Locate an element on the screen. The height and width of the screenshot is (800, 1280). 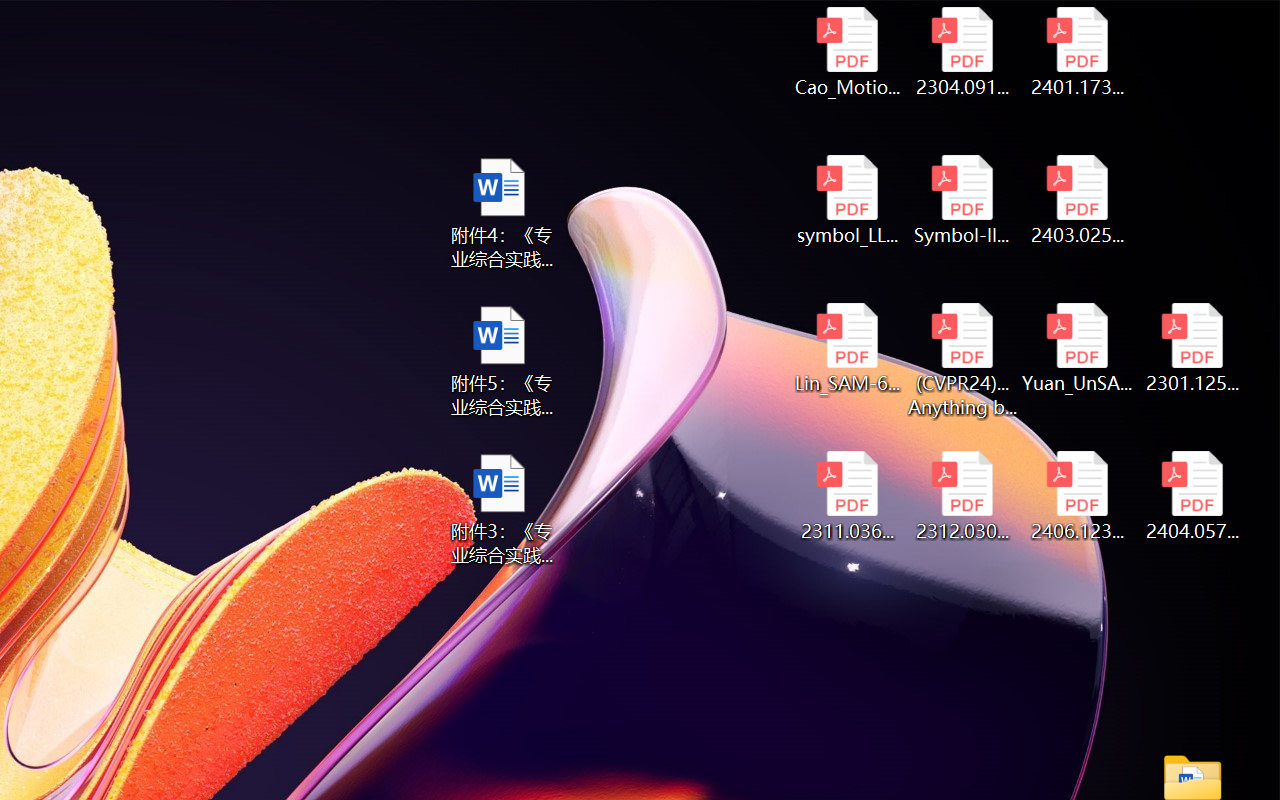
'2304.09121v3.pdf' is located at coordinates (962, 51).